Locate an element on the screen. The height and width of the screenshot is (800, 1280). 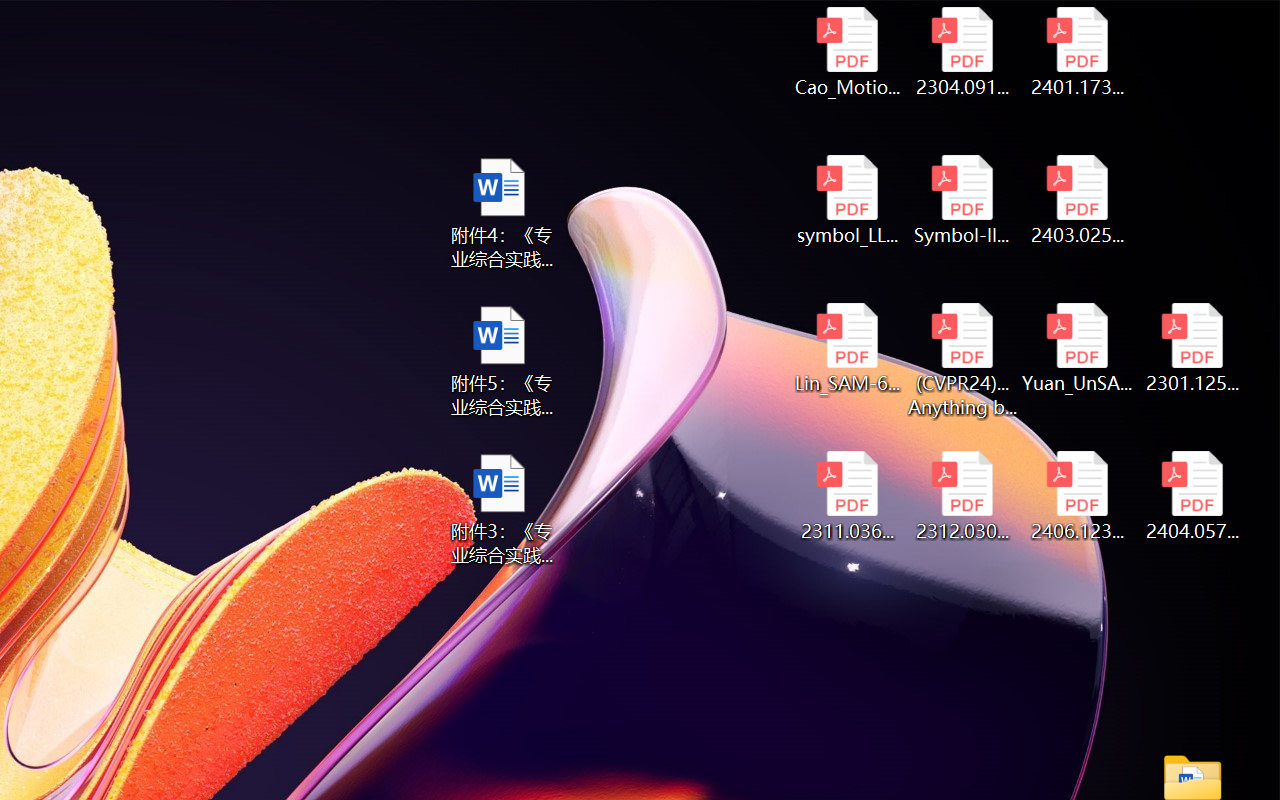
'2304.09121v3.pdf' is located at coordinates (962, 51).